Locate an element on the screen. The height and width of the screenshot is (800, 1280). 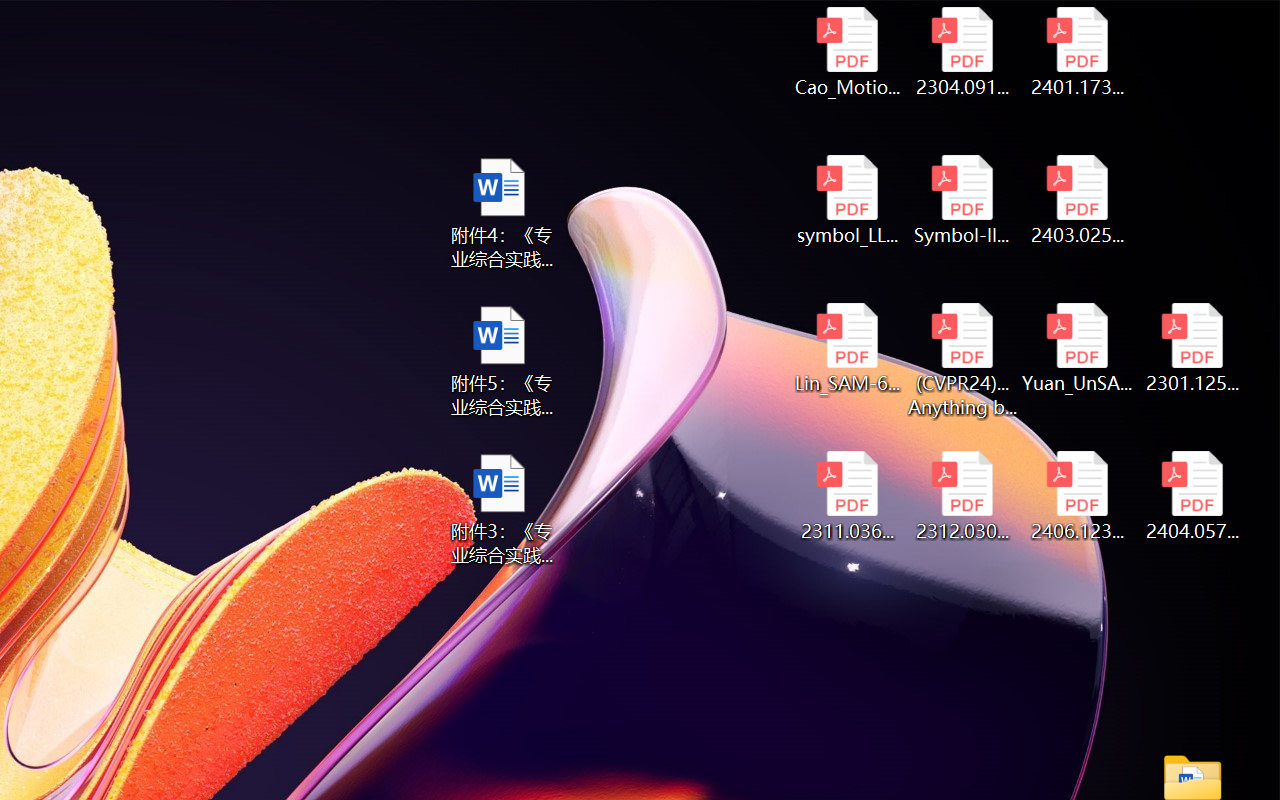
'2304.09121v3.pdf' is located at coordinates (962, 51).